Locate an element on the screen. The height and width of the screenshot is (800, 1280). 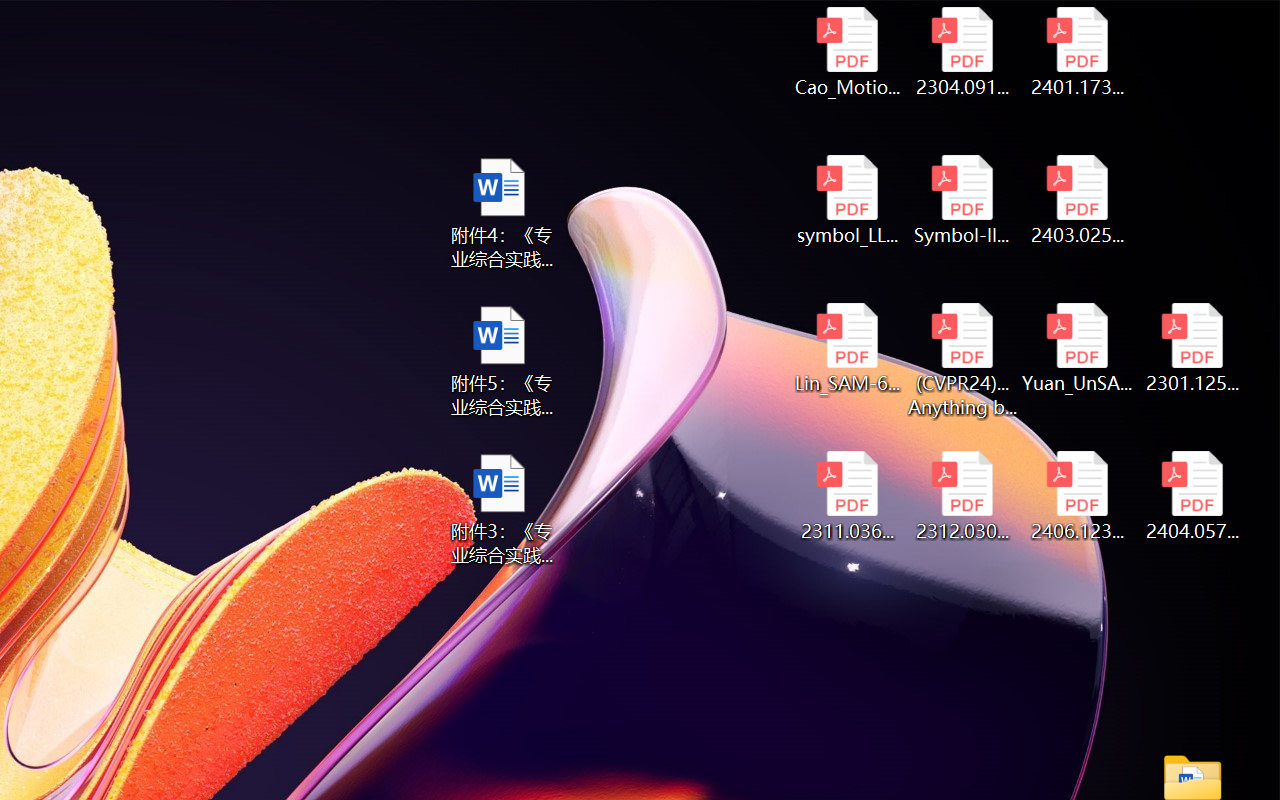
'2304.09121v3.pdf' is located at coordinates (962, 51).